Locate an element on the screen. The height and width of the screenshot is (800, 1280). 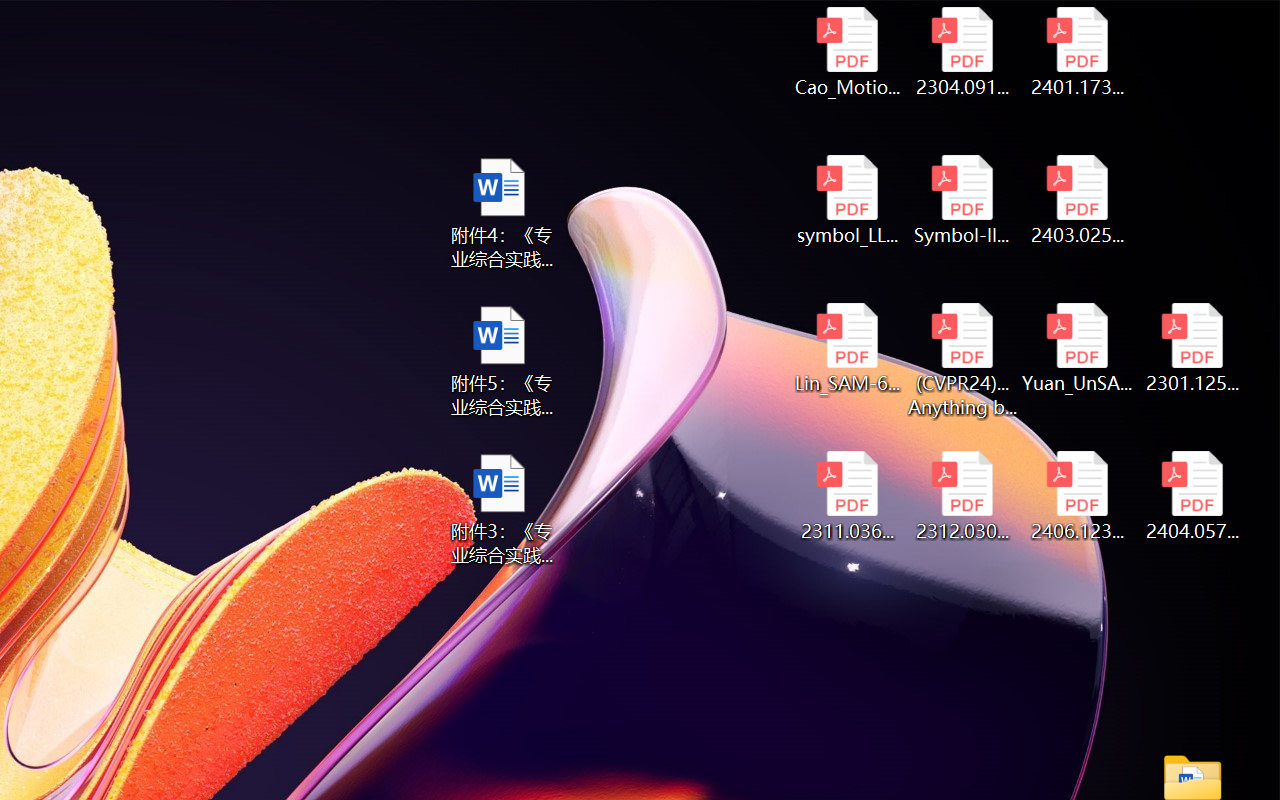
'2304.09121v3.pdf' is located at coordinates (962, 51).